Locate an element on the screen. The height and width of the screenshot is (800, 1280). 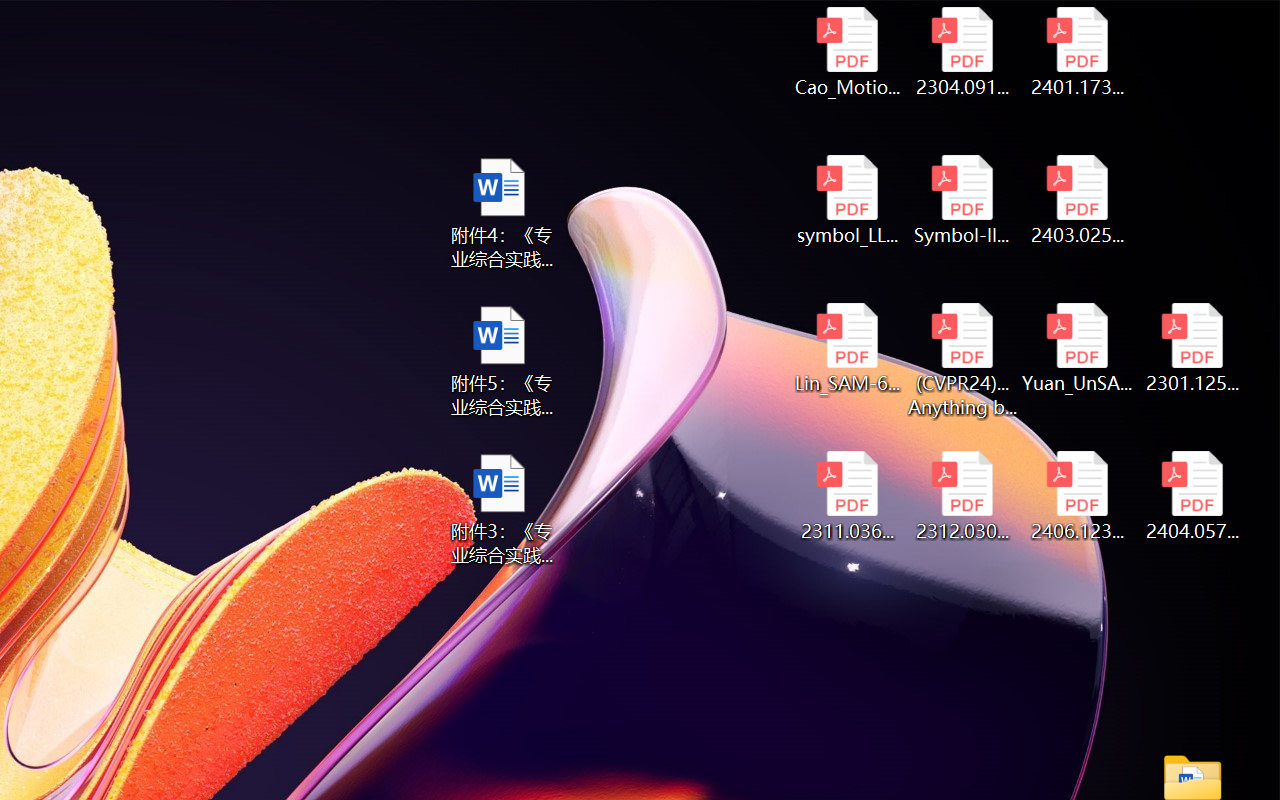
'2304.09121v3.pdf' is located at coordinates (962, 51).